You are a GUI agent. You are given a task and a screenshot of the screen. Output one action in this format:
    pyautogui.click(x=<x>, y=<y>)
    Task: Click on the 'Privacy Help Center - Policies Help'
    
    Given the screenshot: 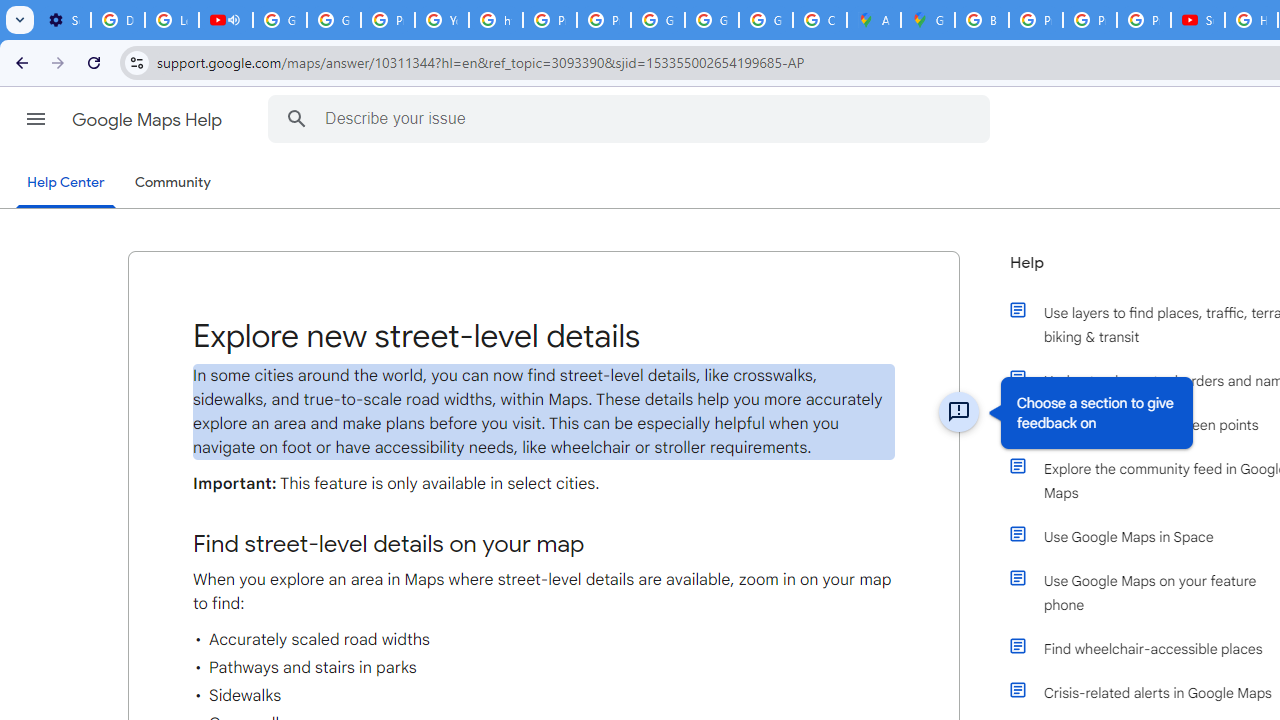 What is the action you would take?
    pyautogui.click(x=1088, y=20)
    